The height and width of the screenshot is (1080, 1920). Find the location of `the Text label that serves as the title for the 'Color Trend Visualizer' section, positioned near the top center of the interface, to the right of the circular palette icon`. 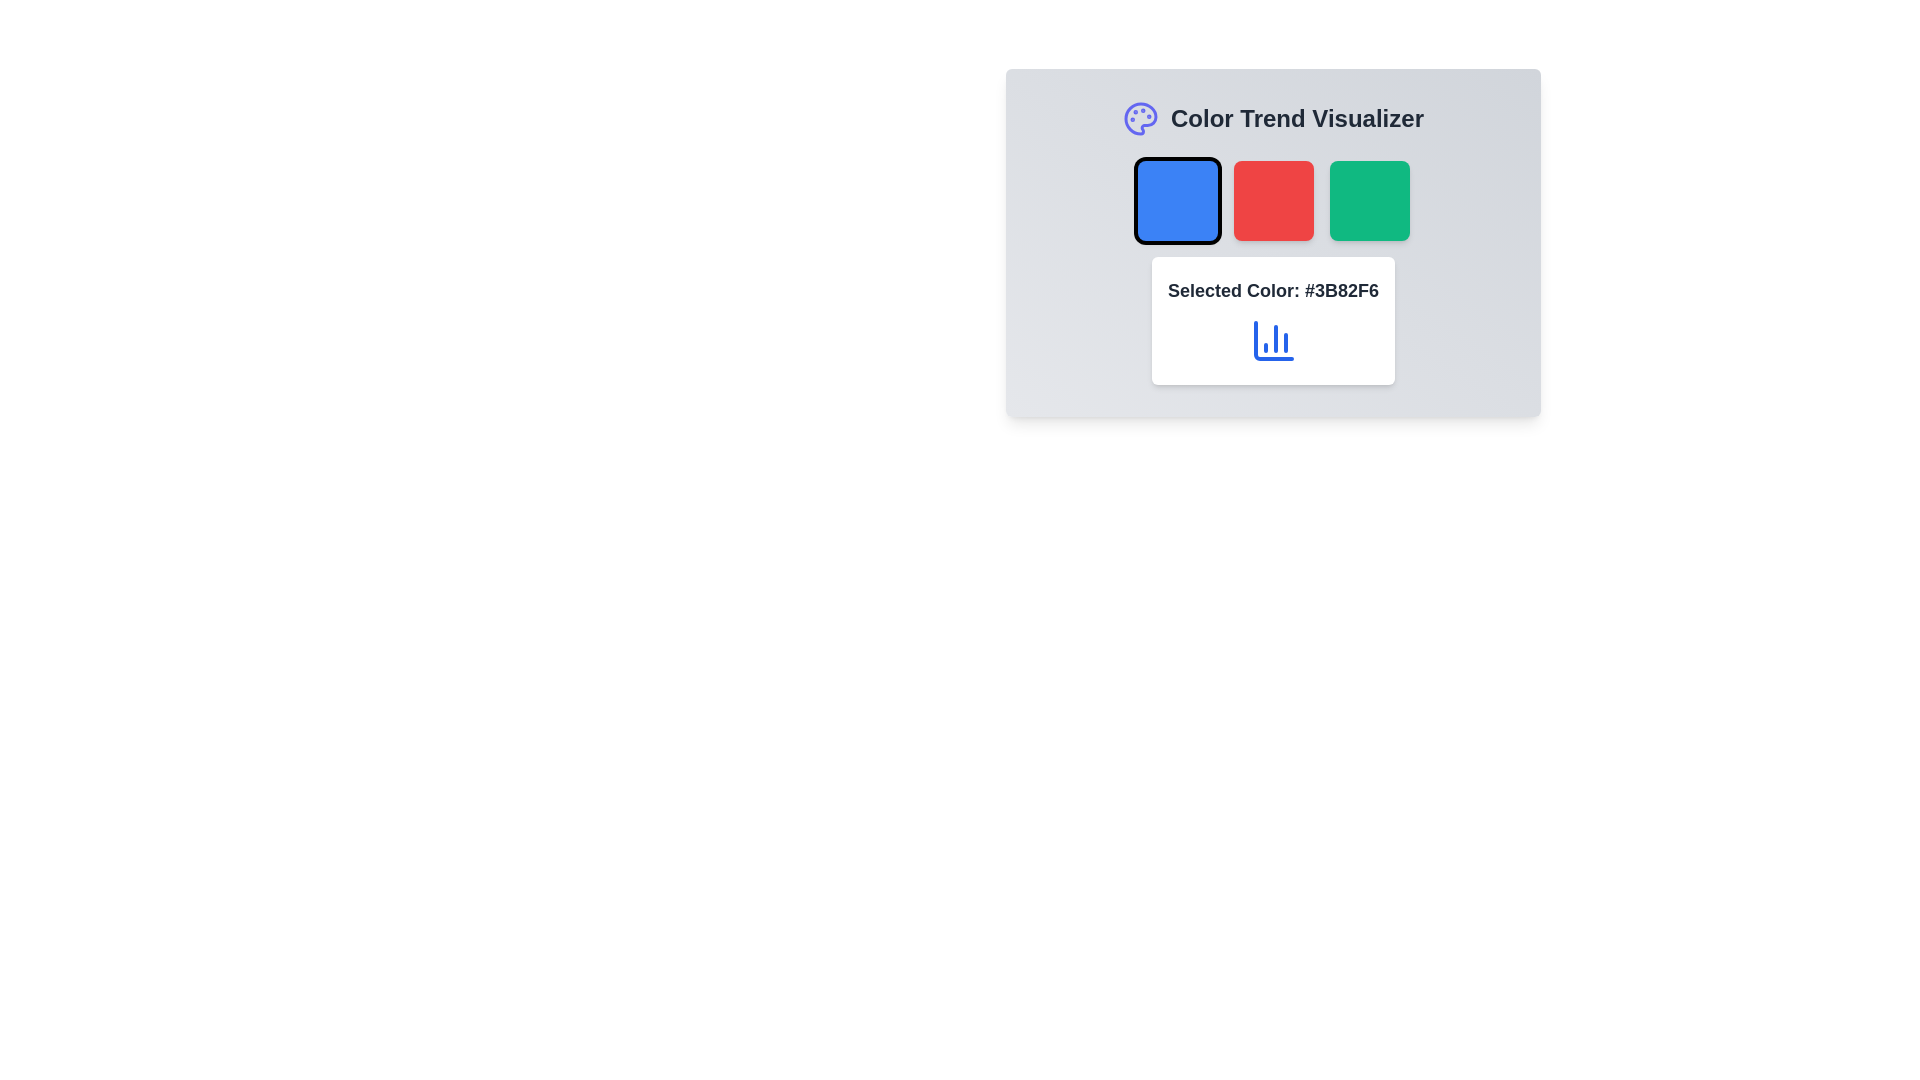

the Text label that serves as the title for the 'Color Trend Visualizer' section, positioned near the top center of the interface, to the right of the circular palette icon is located at coordinates (1297, 119).